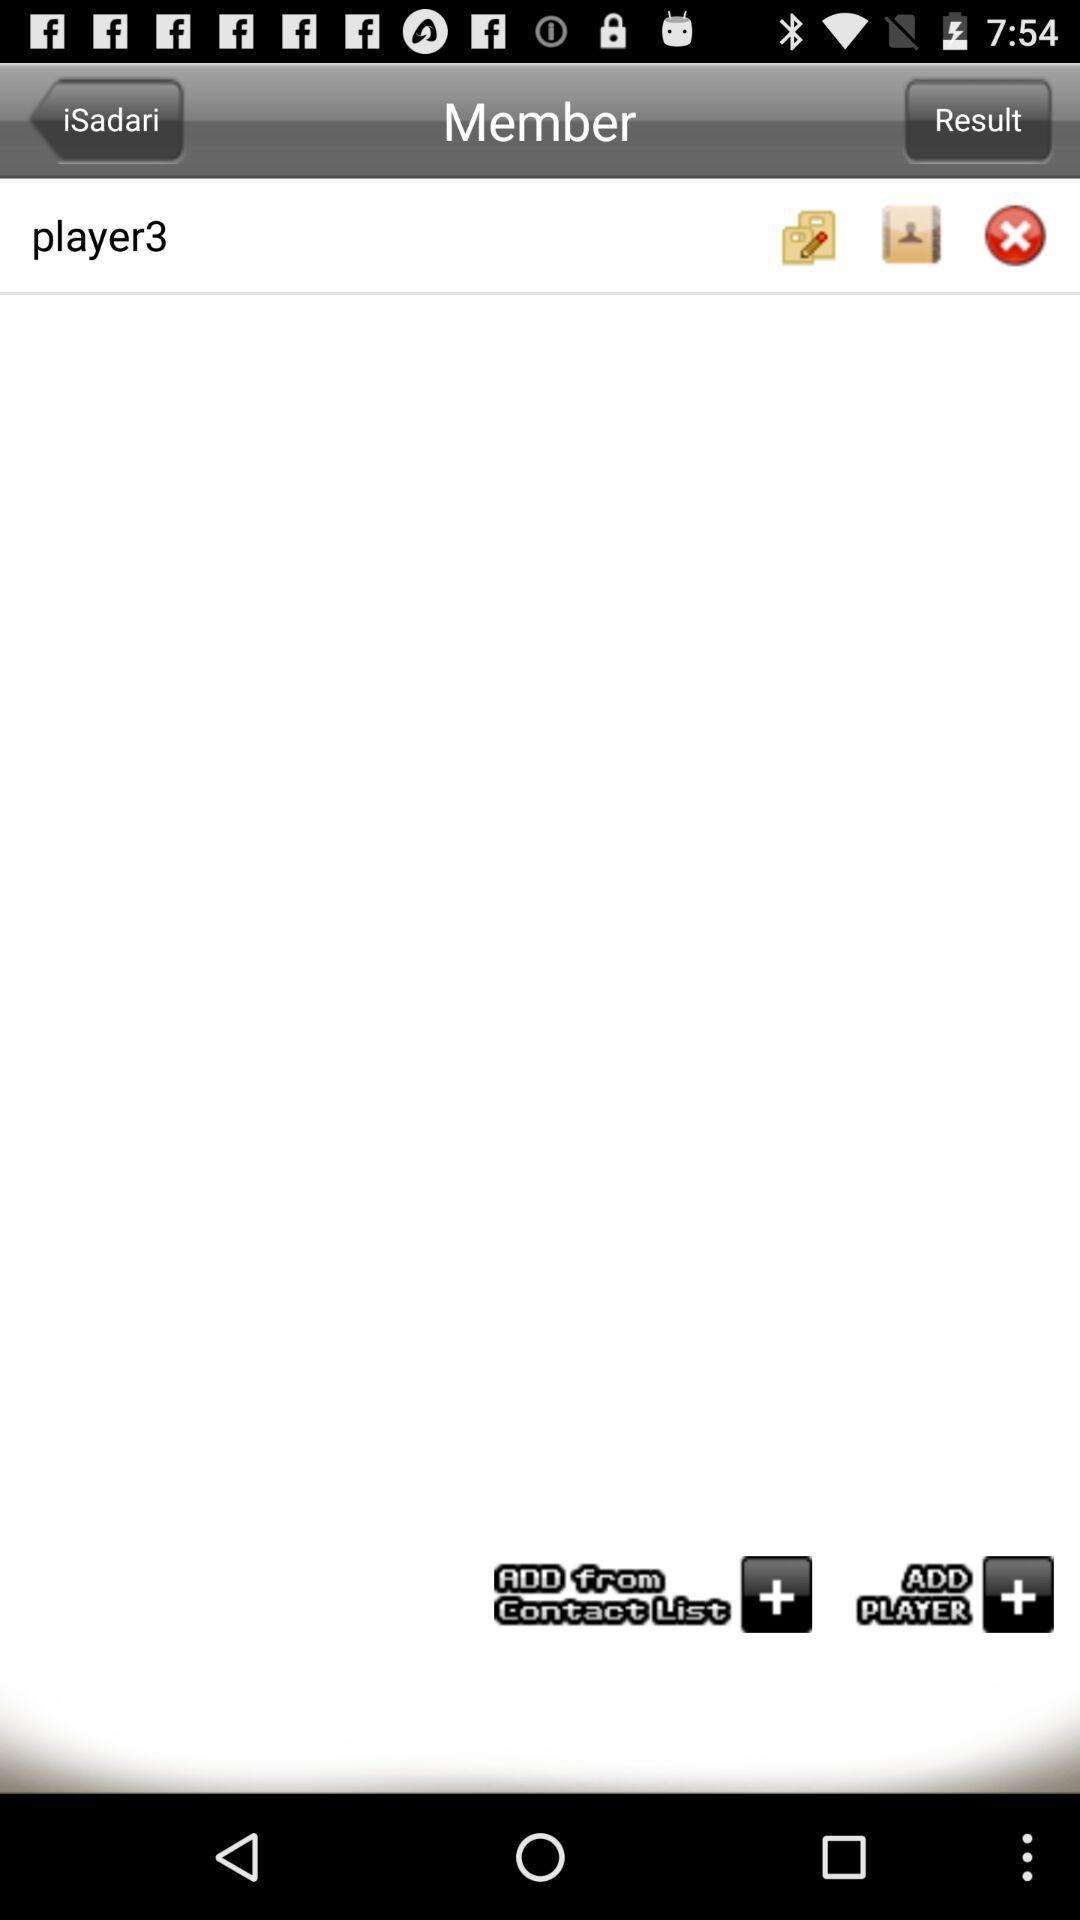  What do you see at coordinates (653, 1593) in the screenshot?
I see `from contacts` at bounding box center [653, 1593].